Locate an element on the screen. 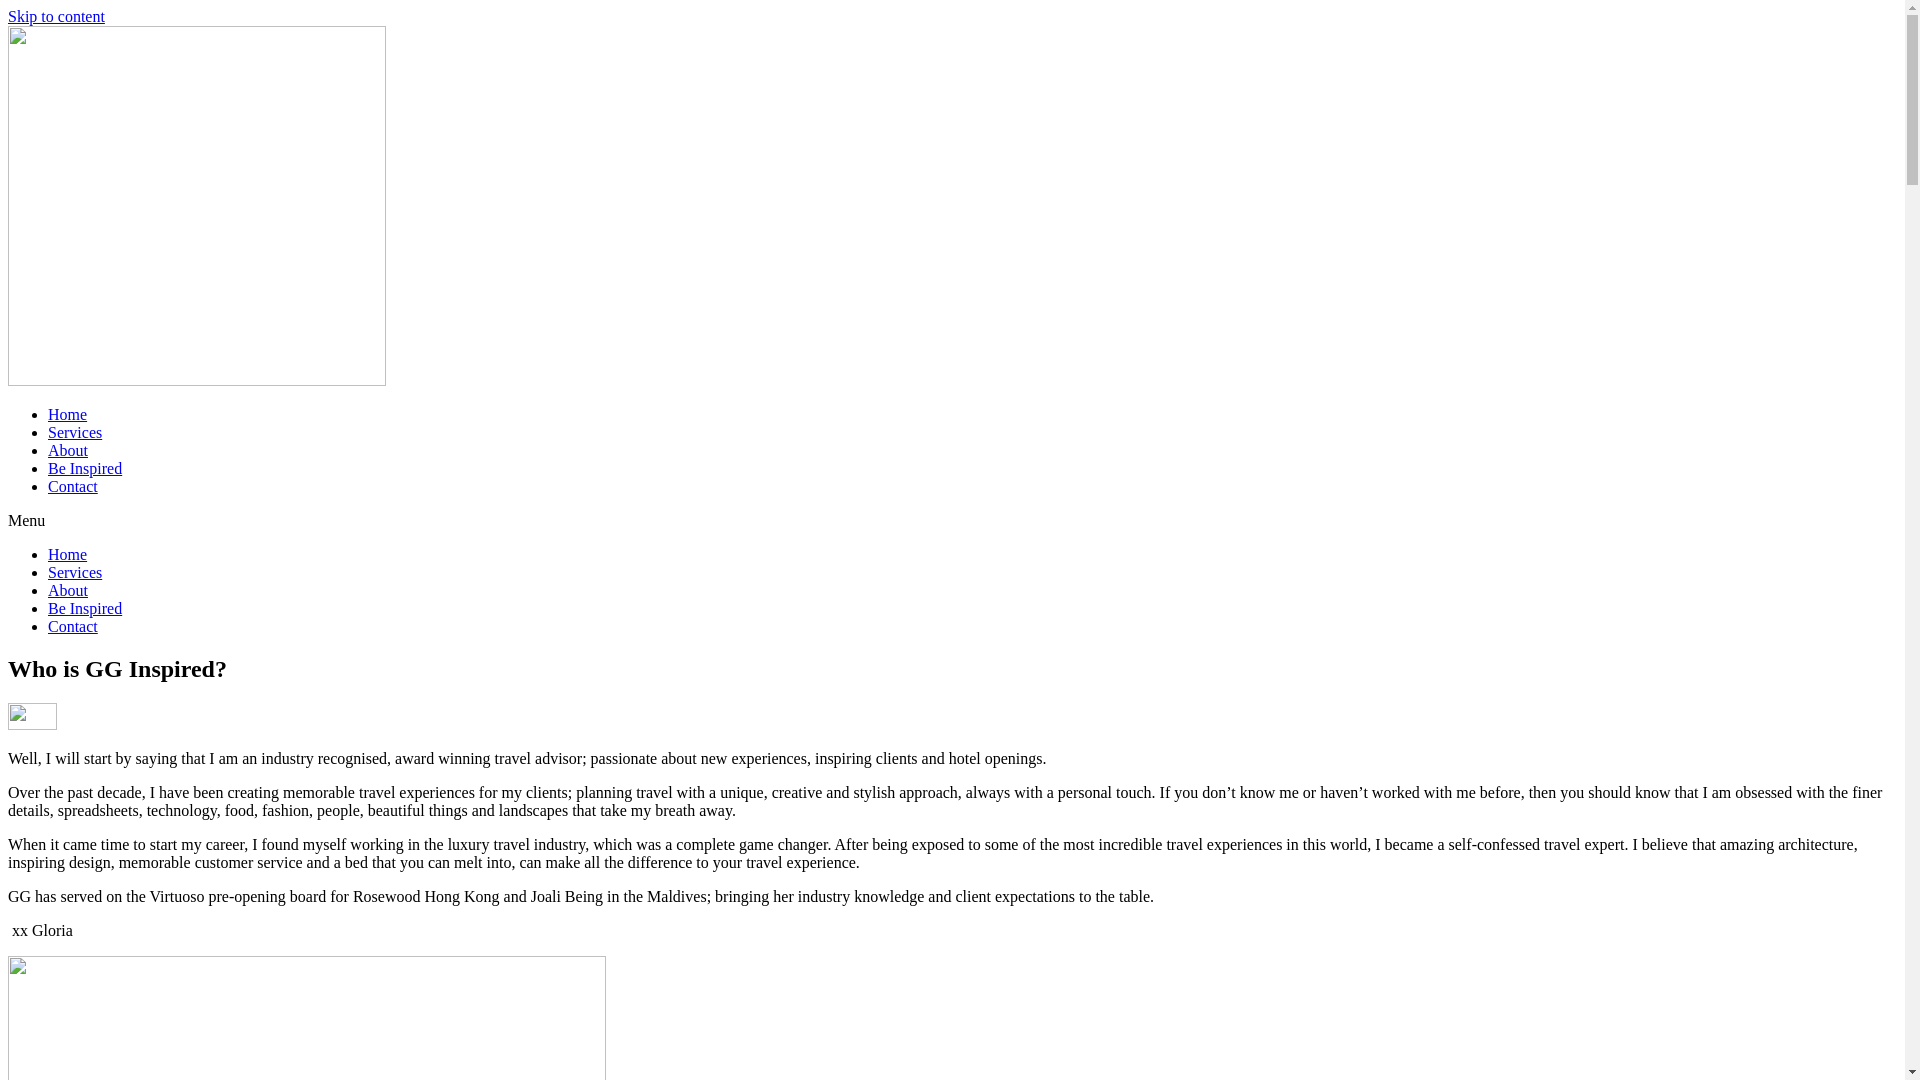  'Services' is located at coordinates (75, 572).